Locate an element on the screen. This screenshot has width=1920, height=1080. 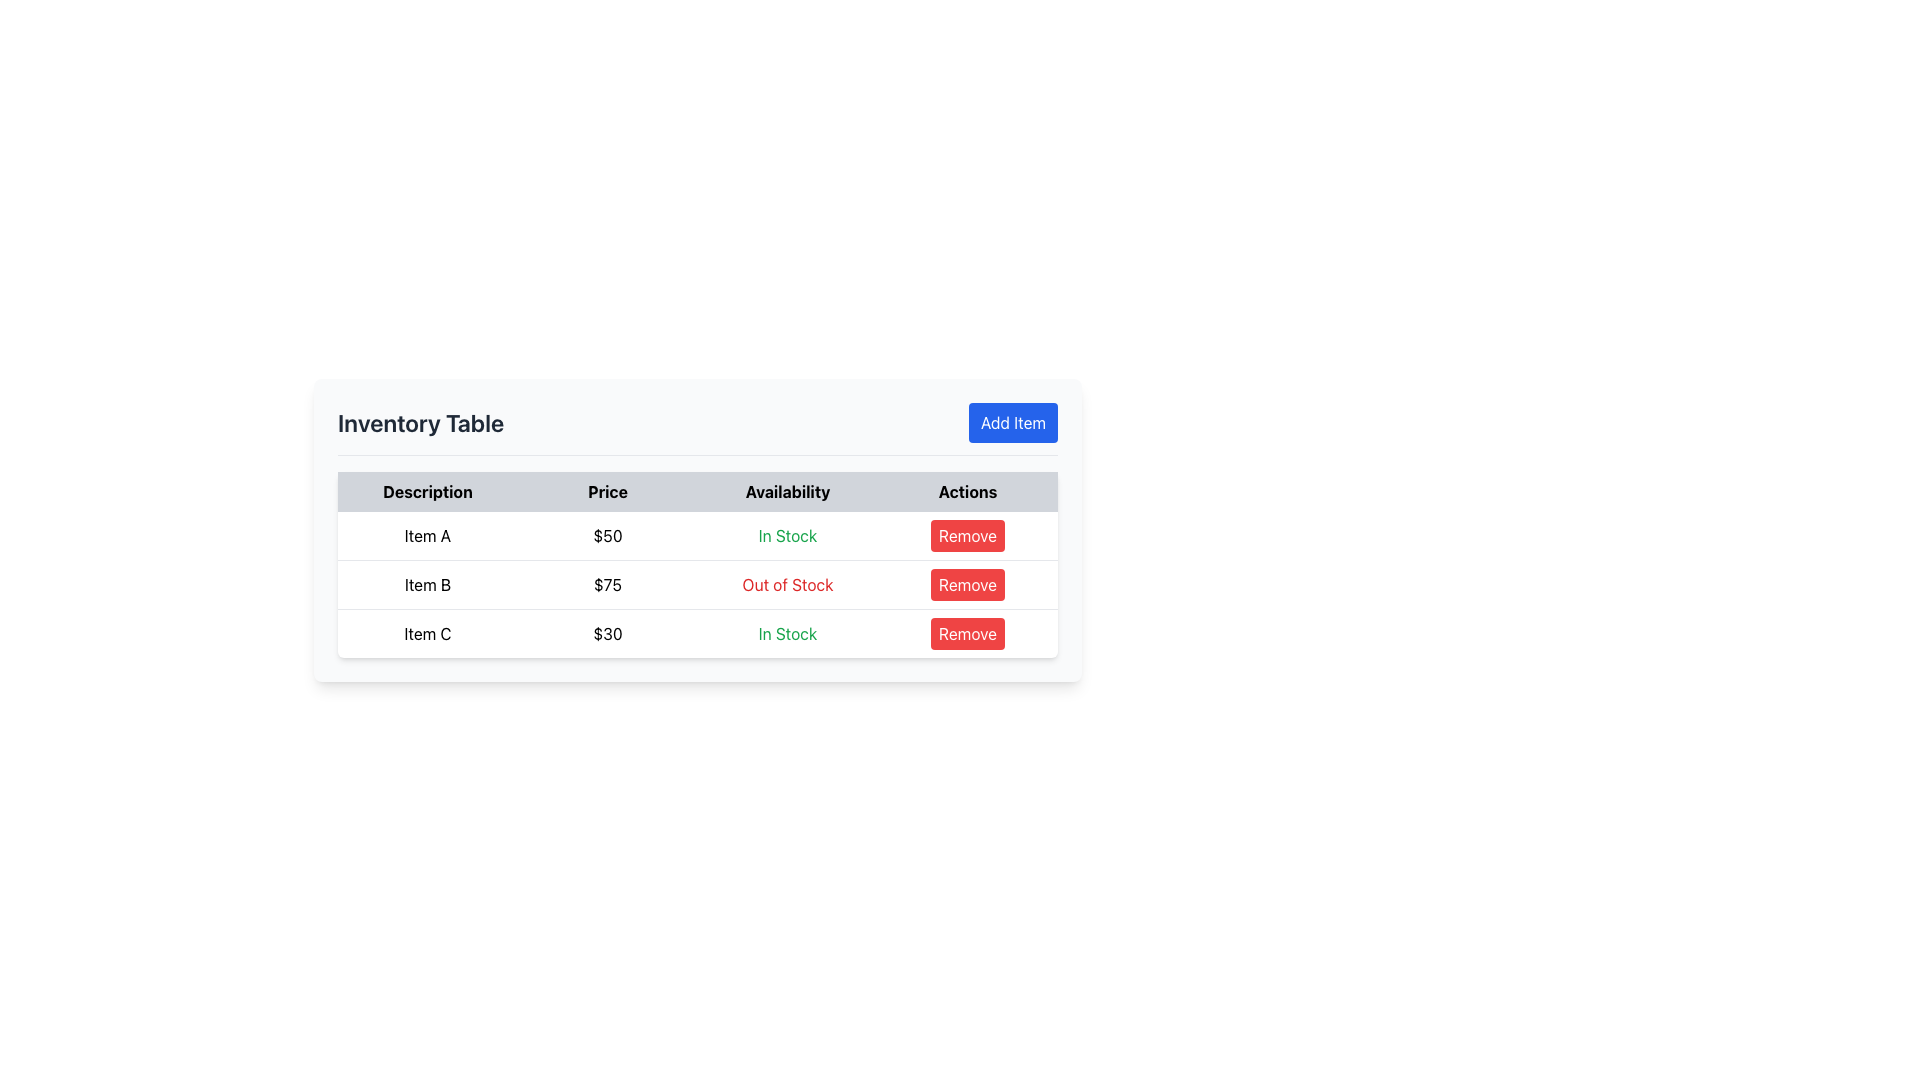
the static label displaying 'In Stock' in green, which indicates the availability status of 'Item A' in the table is located at coordinates (786, 535).